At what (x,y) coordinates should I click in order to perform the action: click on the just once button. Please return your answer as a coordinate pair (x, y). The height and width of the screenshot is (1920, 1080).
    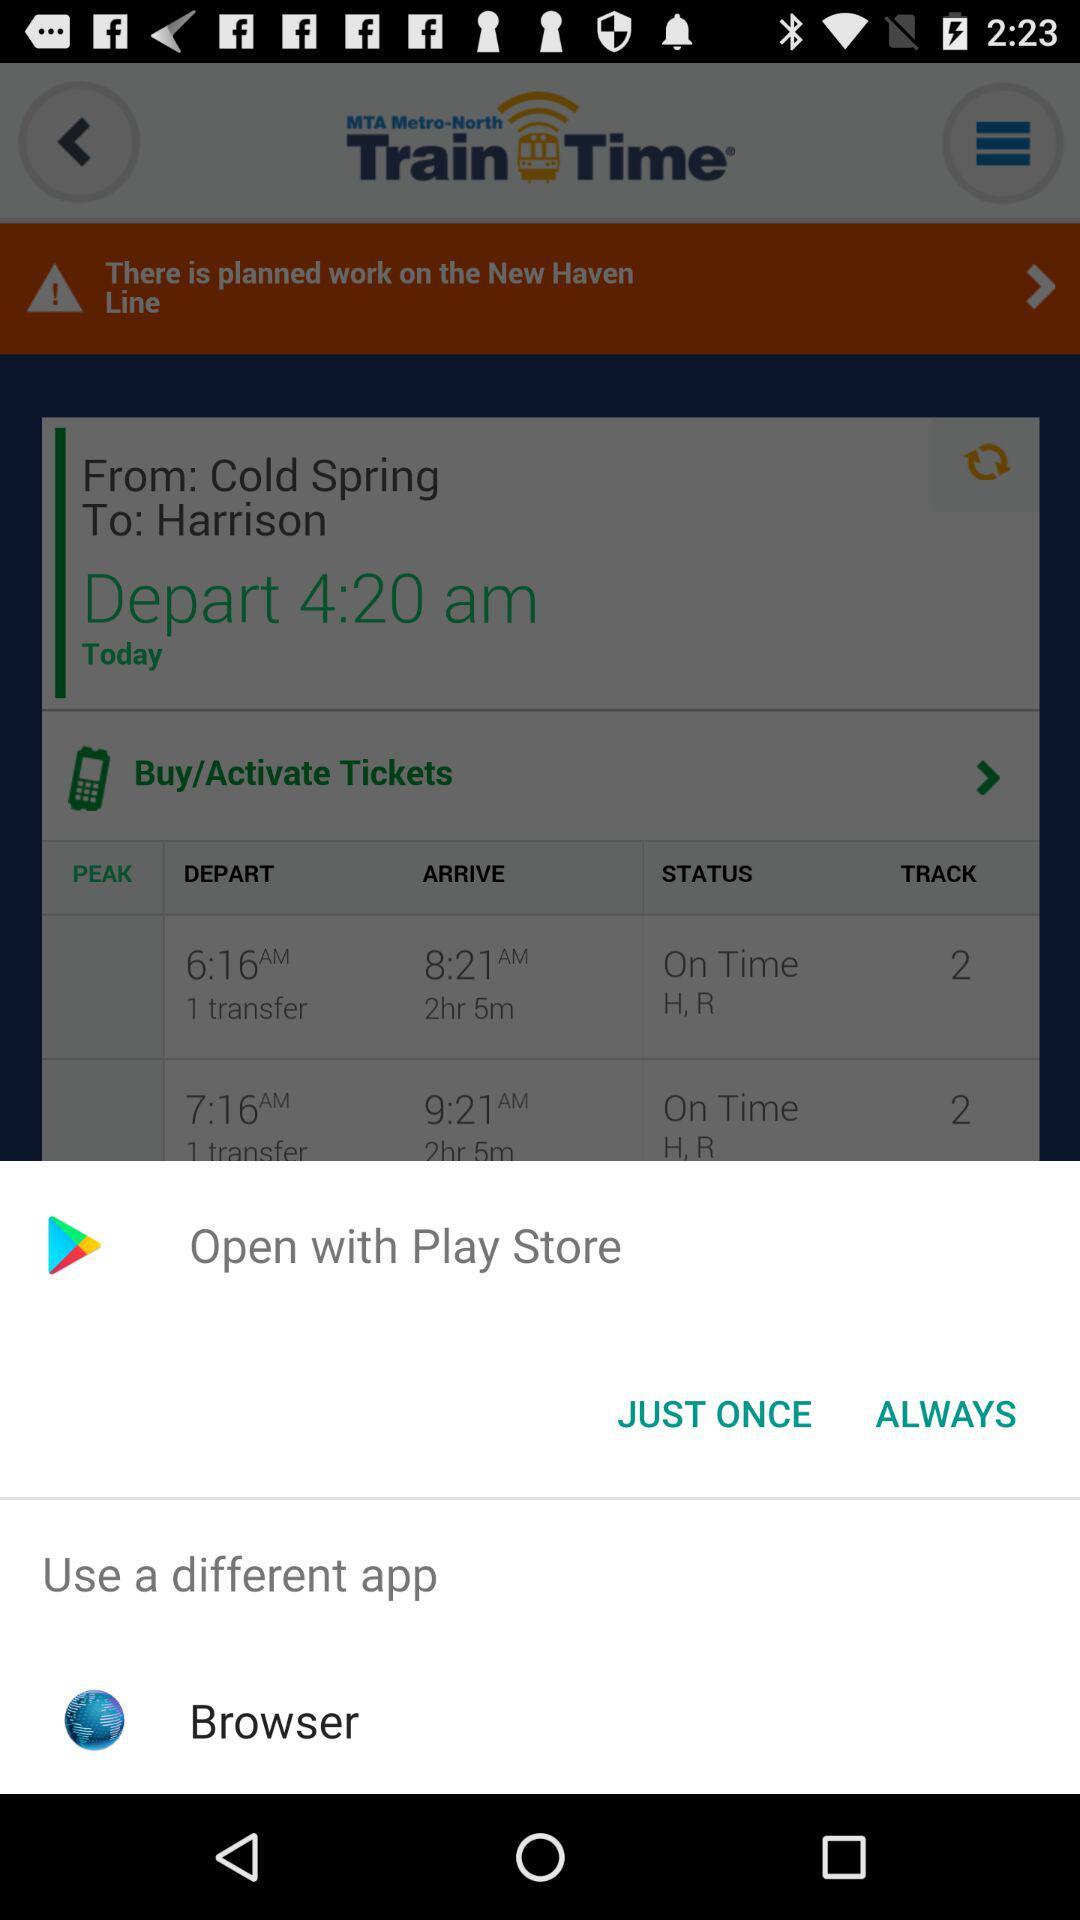
    Looking at the image, I should click on (713, 1411).